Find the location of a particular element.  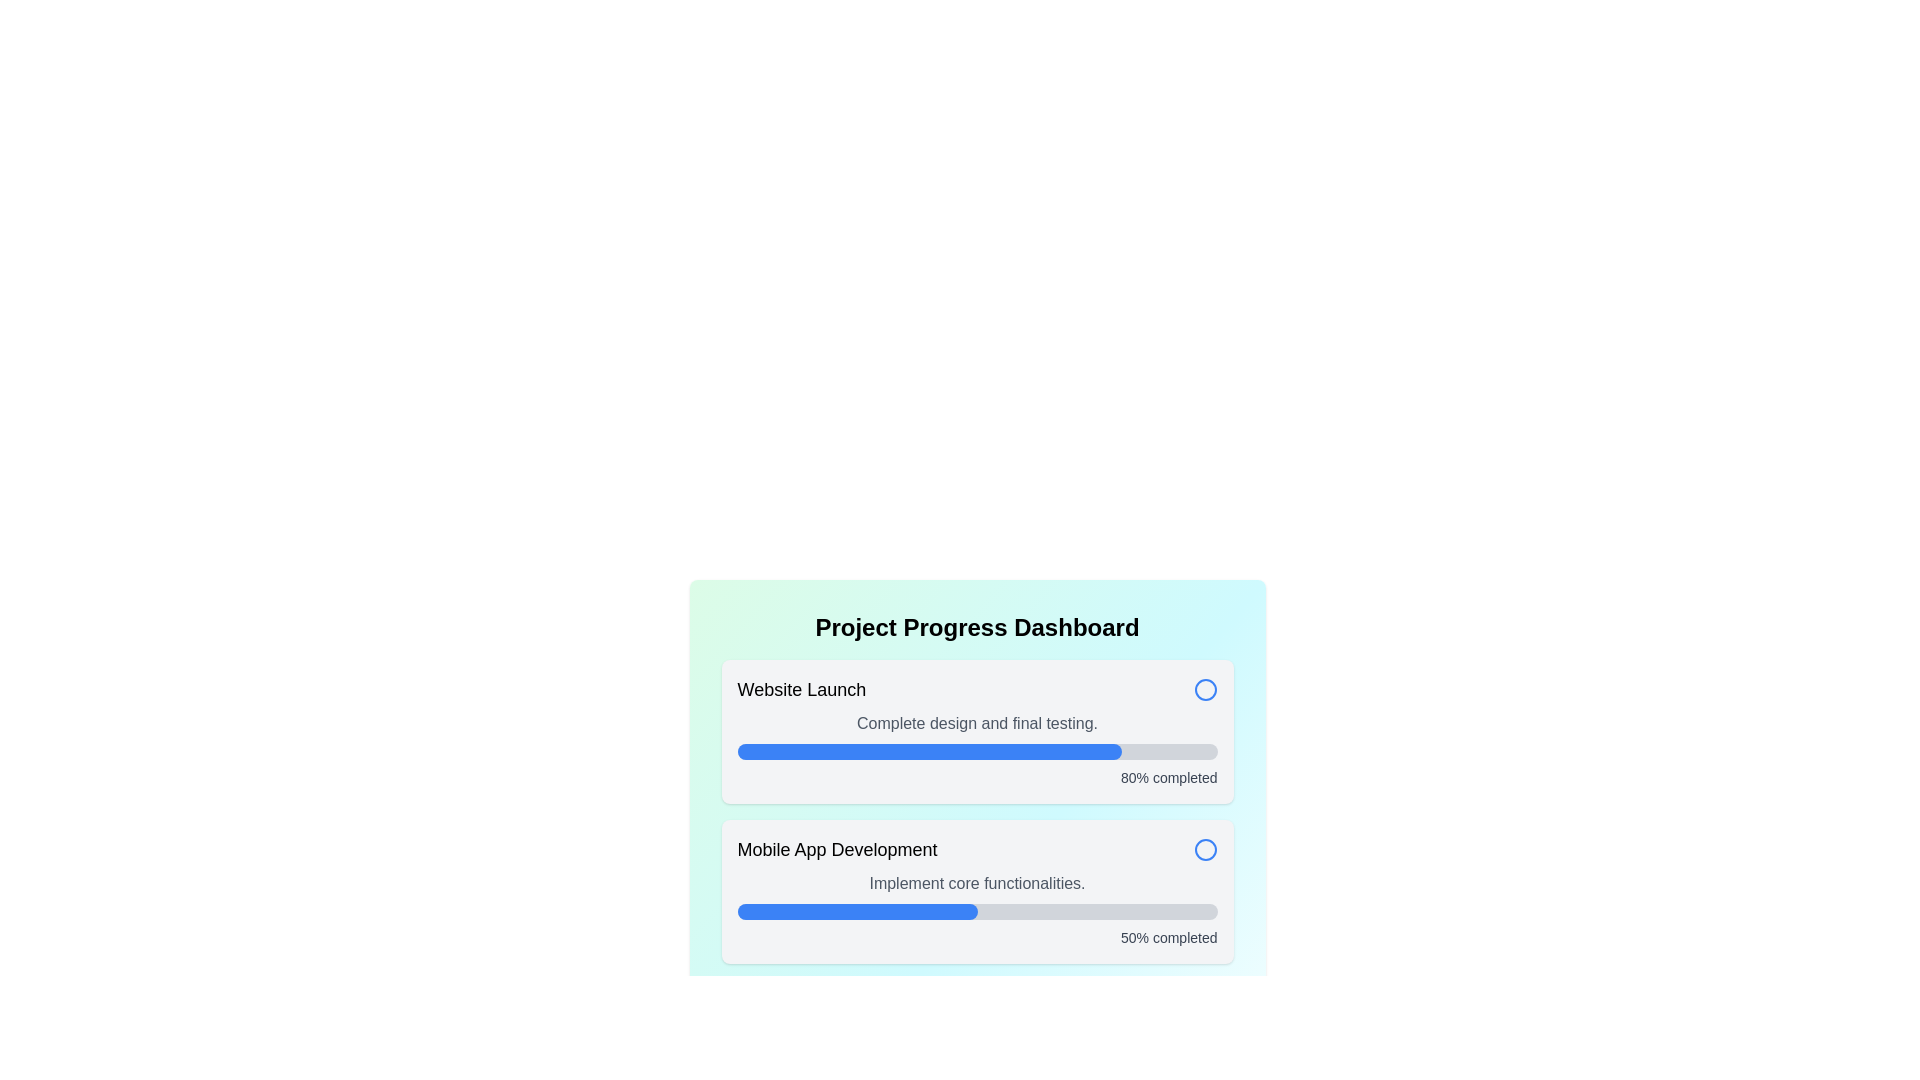

the blue portion of the progress bar, which visually indicates the current progress of the associated task and is located underneath the 'Complete design and final testing.' label is located at coordinates (928, 752).